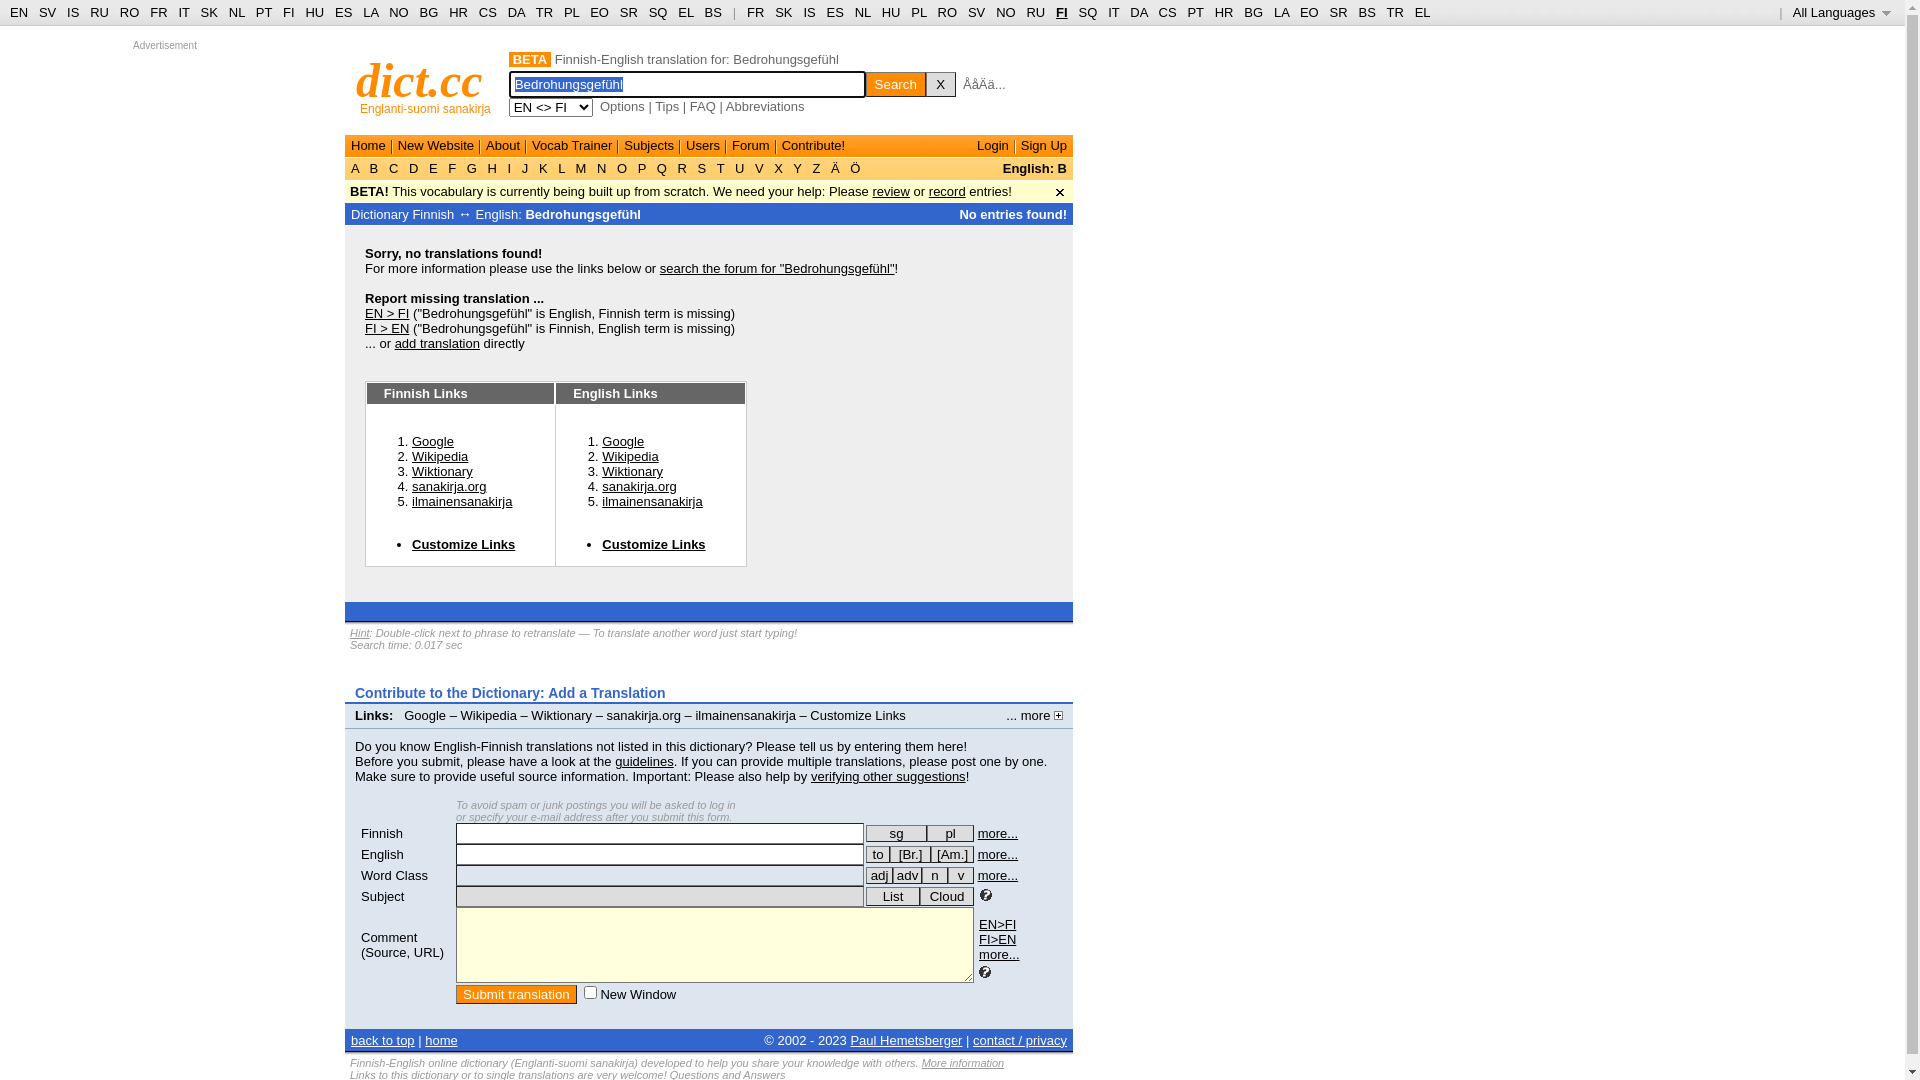 The width and height of the screenshot is (1920, 1080). I want to click on 'HR', so click(457, 12).